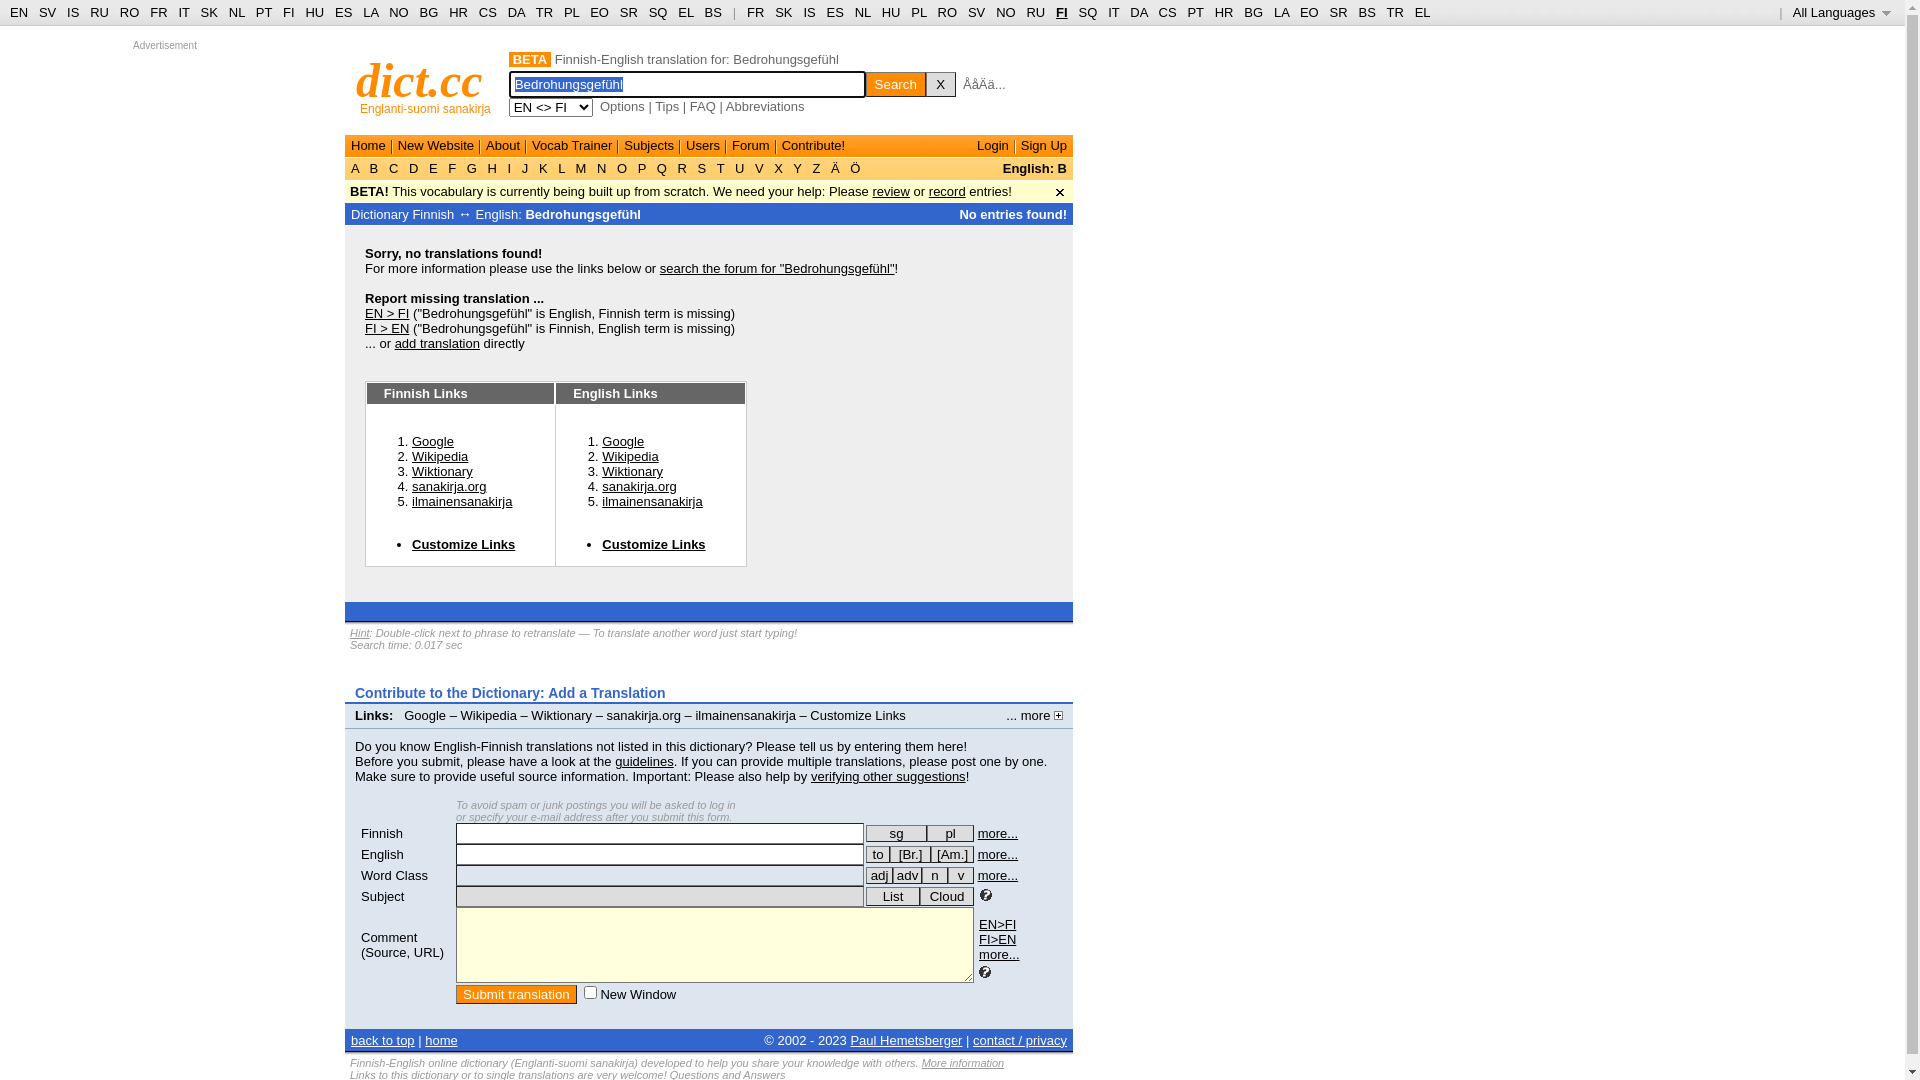 The width and height of the screenshot is (1920, 1080). I want to click on 'HR', so click(457, 12).